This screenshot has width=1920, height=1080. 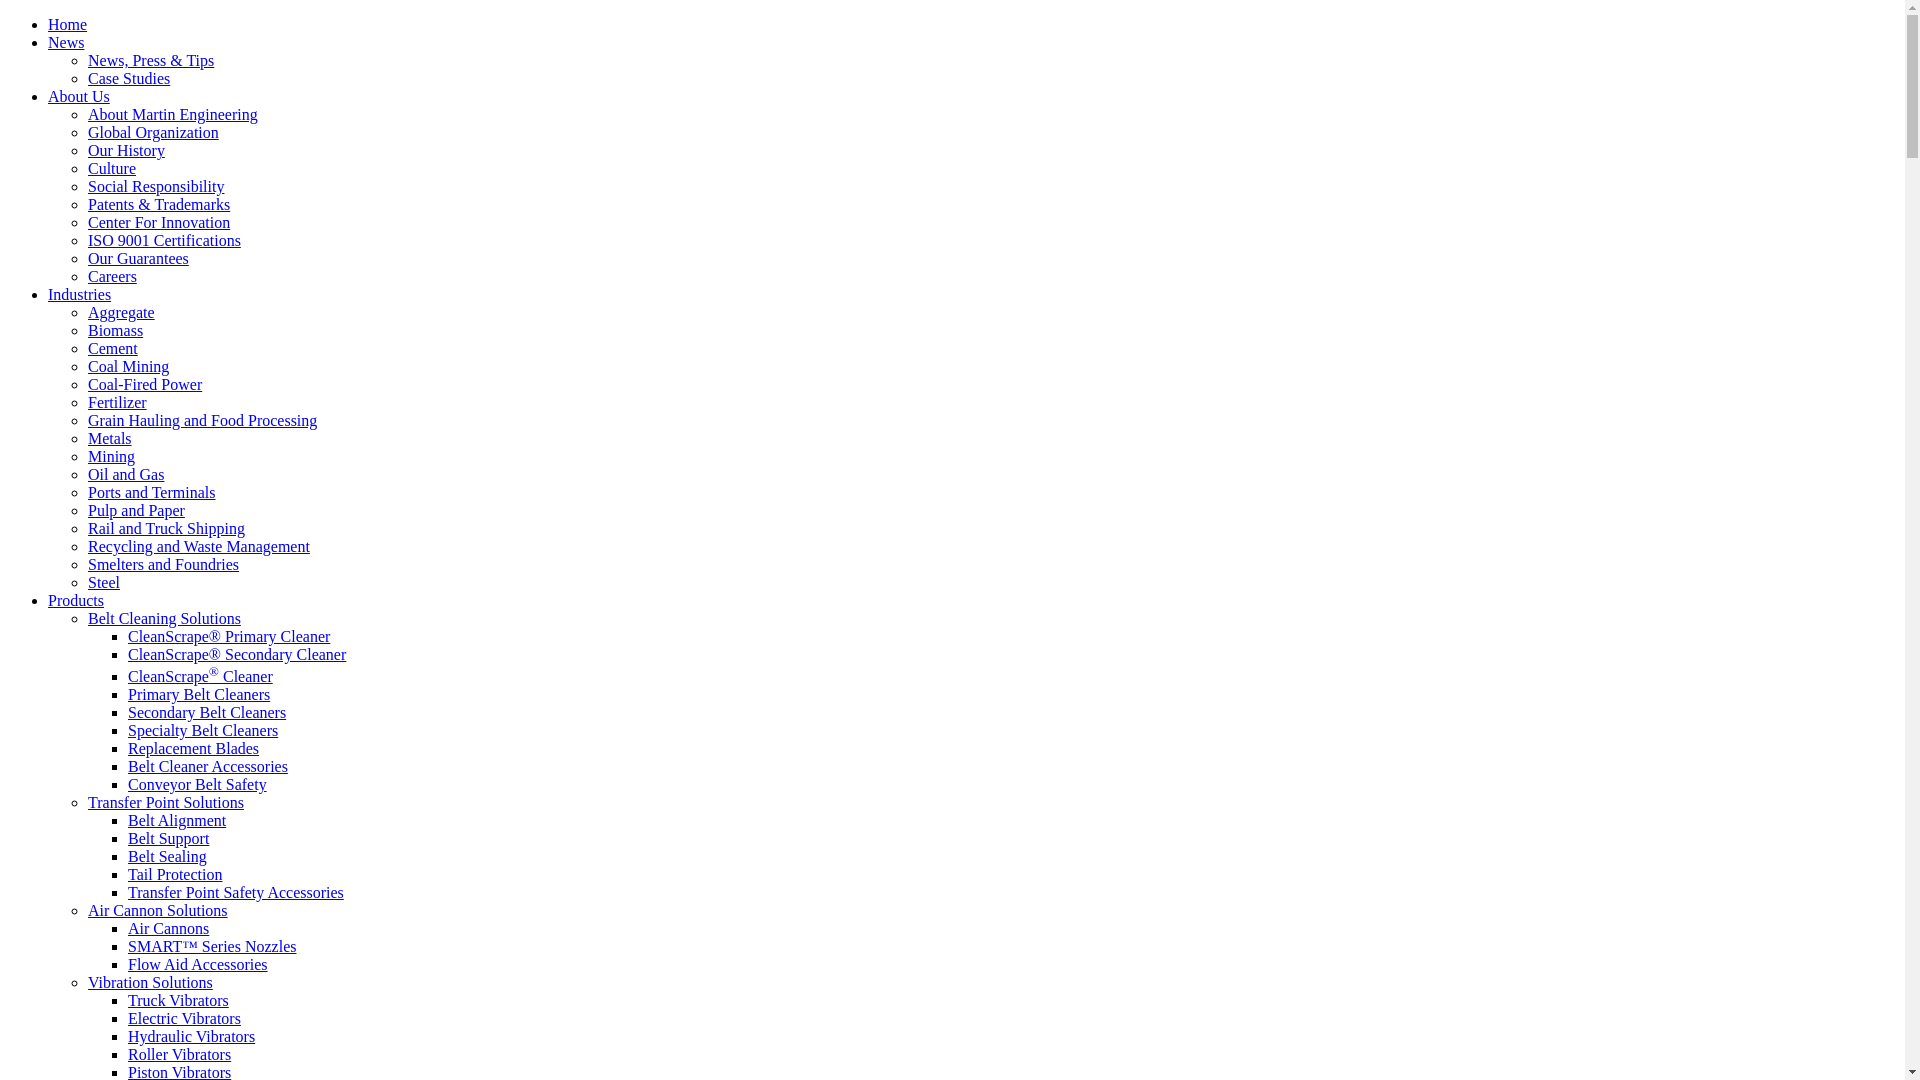 I want to click on 'Specialty Belt Cleaners', so click(x=202, y=730).